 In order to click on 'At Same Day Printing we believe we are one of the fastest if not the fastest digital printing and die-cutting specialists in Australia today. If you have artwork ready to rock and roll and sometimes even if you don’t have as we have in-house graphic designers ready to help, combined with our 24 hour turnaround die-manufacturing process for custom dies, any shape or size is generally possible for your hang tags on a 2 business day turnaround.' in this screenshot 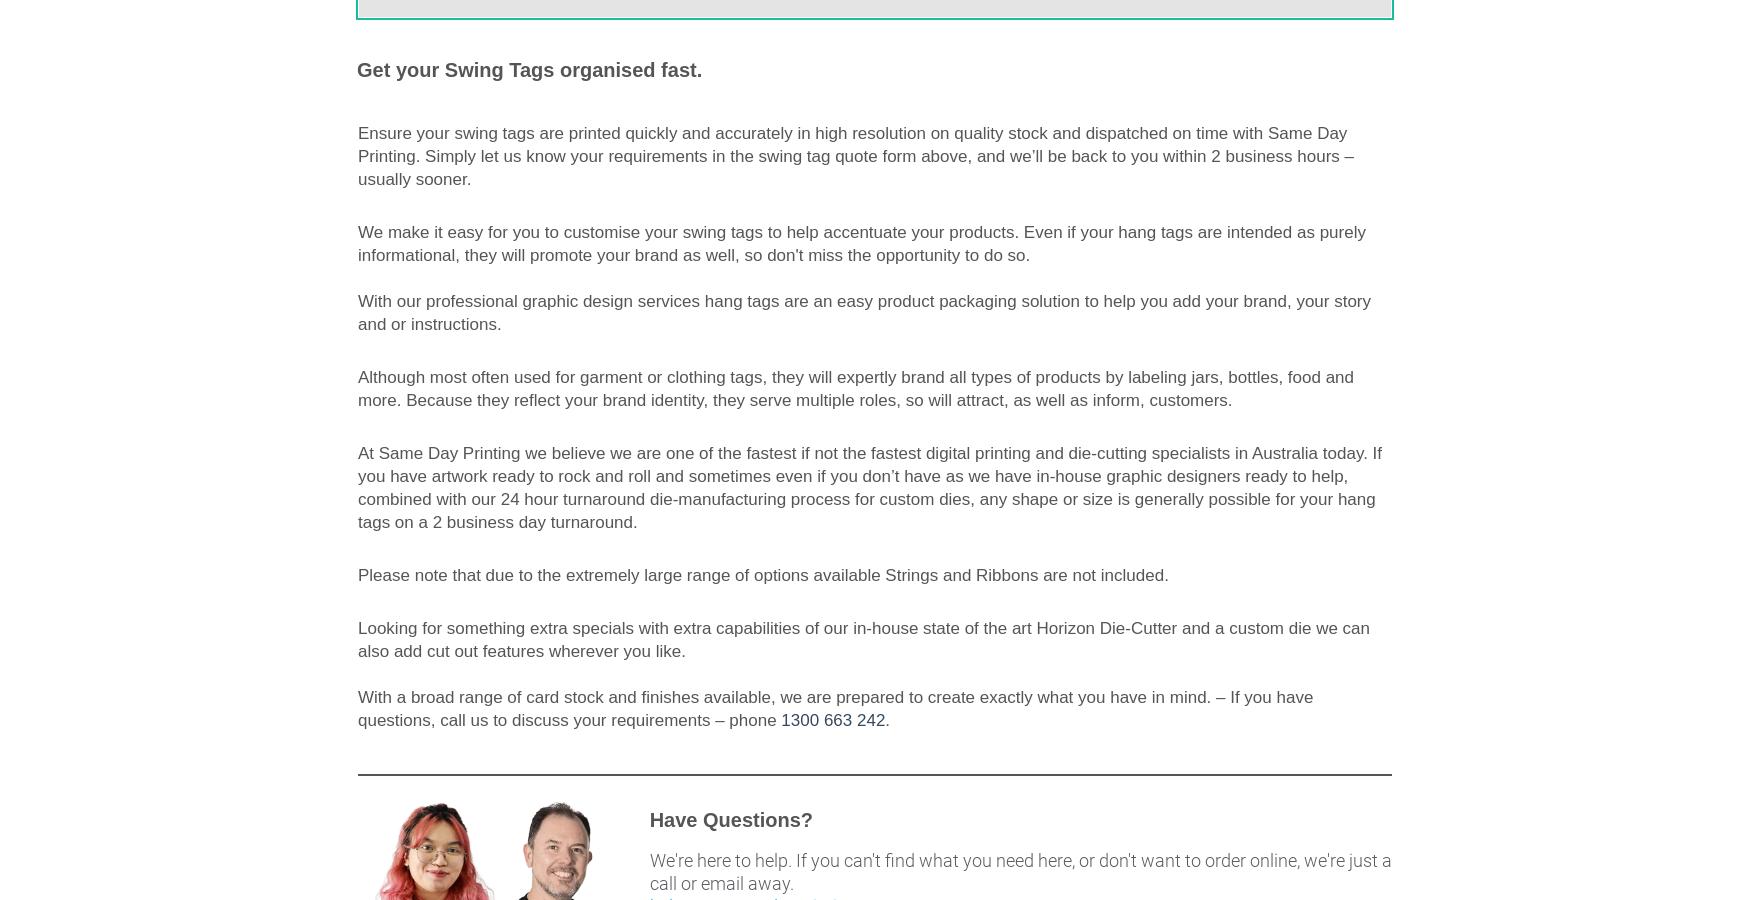, I will do `click(869, 486)`.